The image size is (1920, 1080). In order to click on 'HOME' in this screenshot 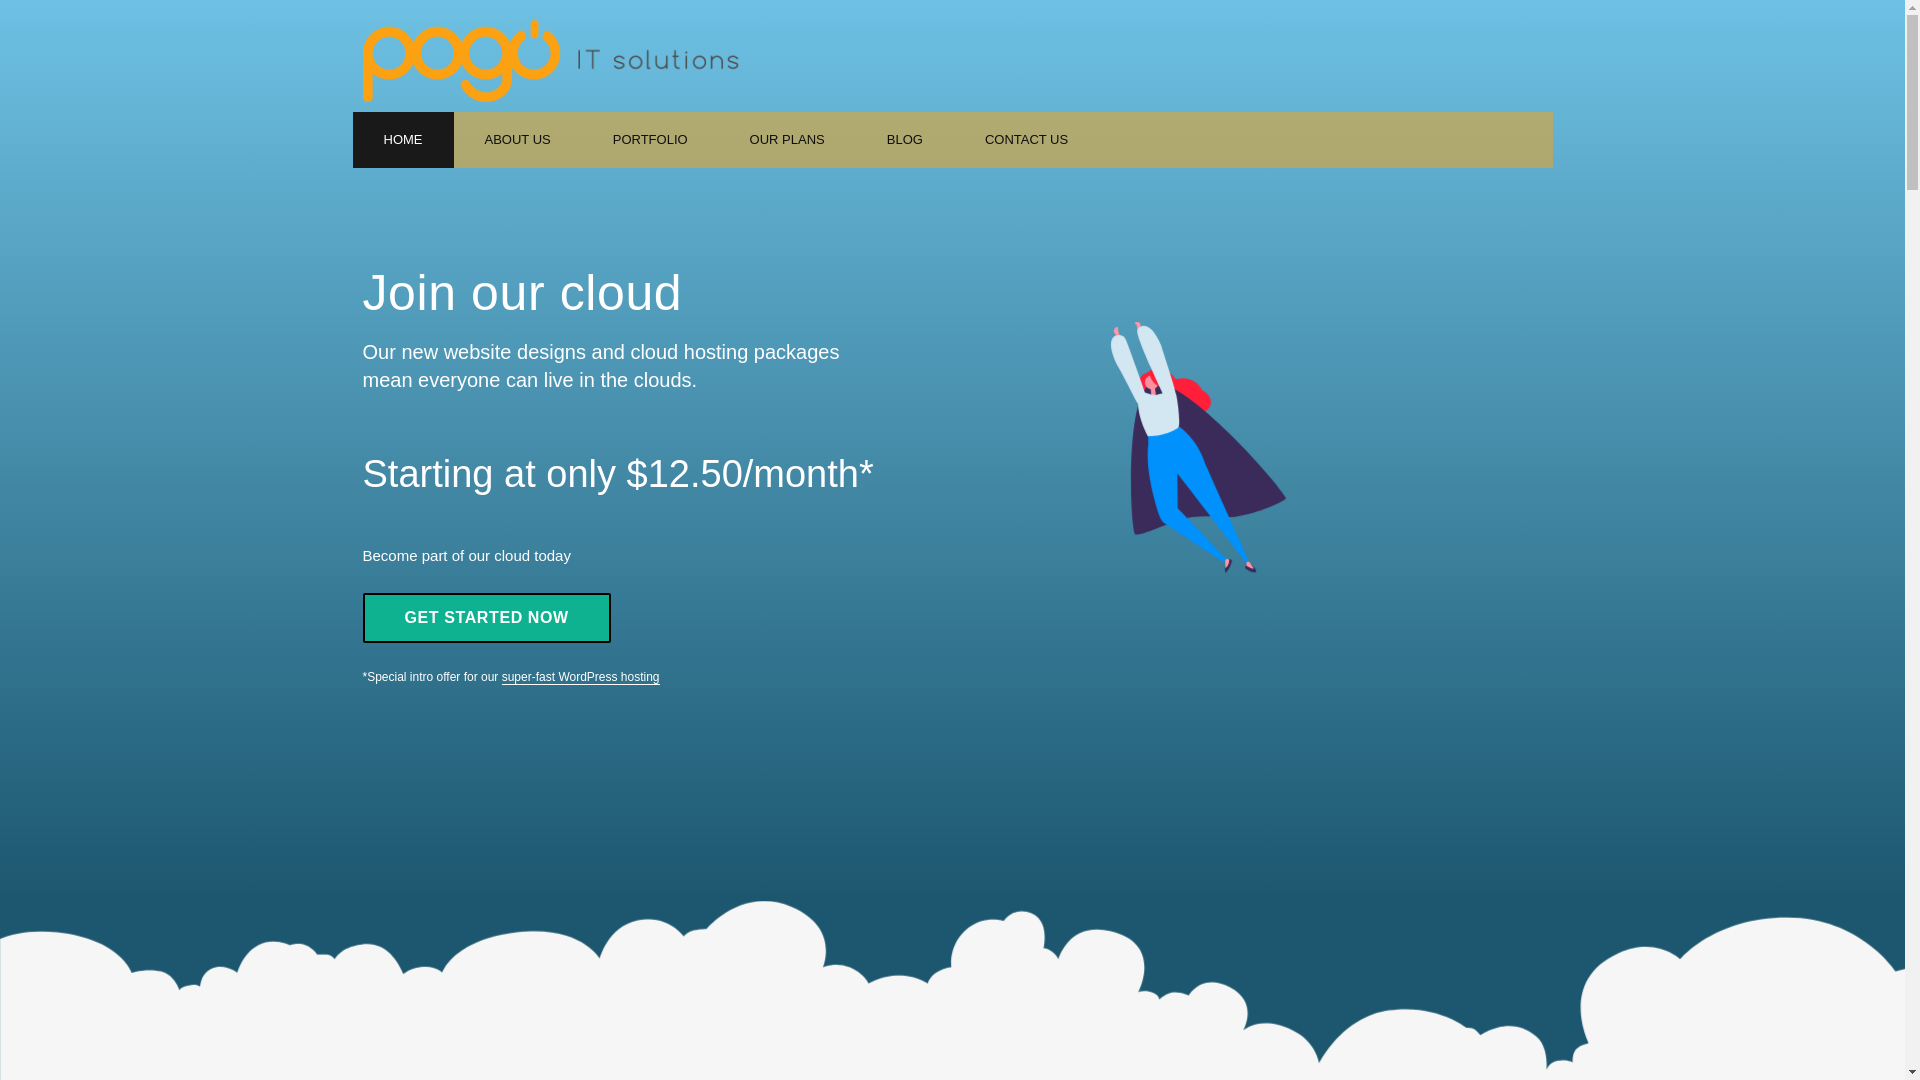, I will do `click(401, 138)`.